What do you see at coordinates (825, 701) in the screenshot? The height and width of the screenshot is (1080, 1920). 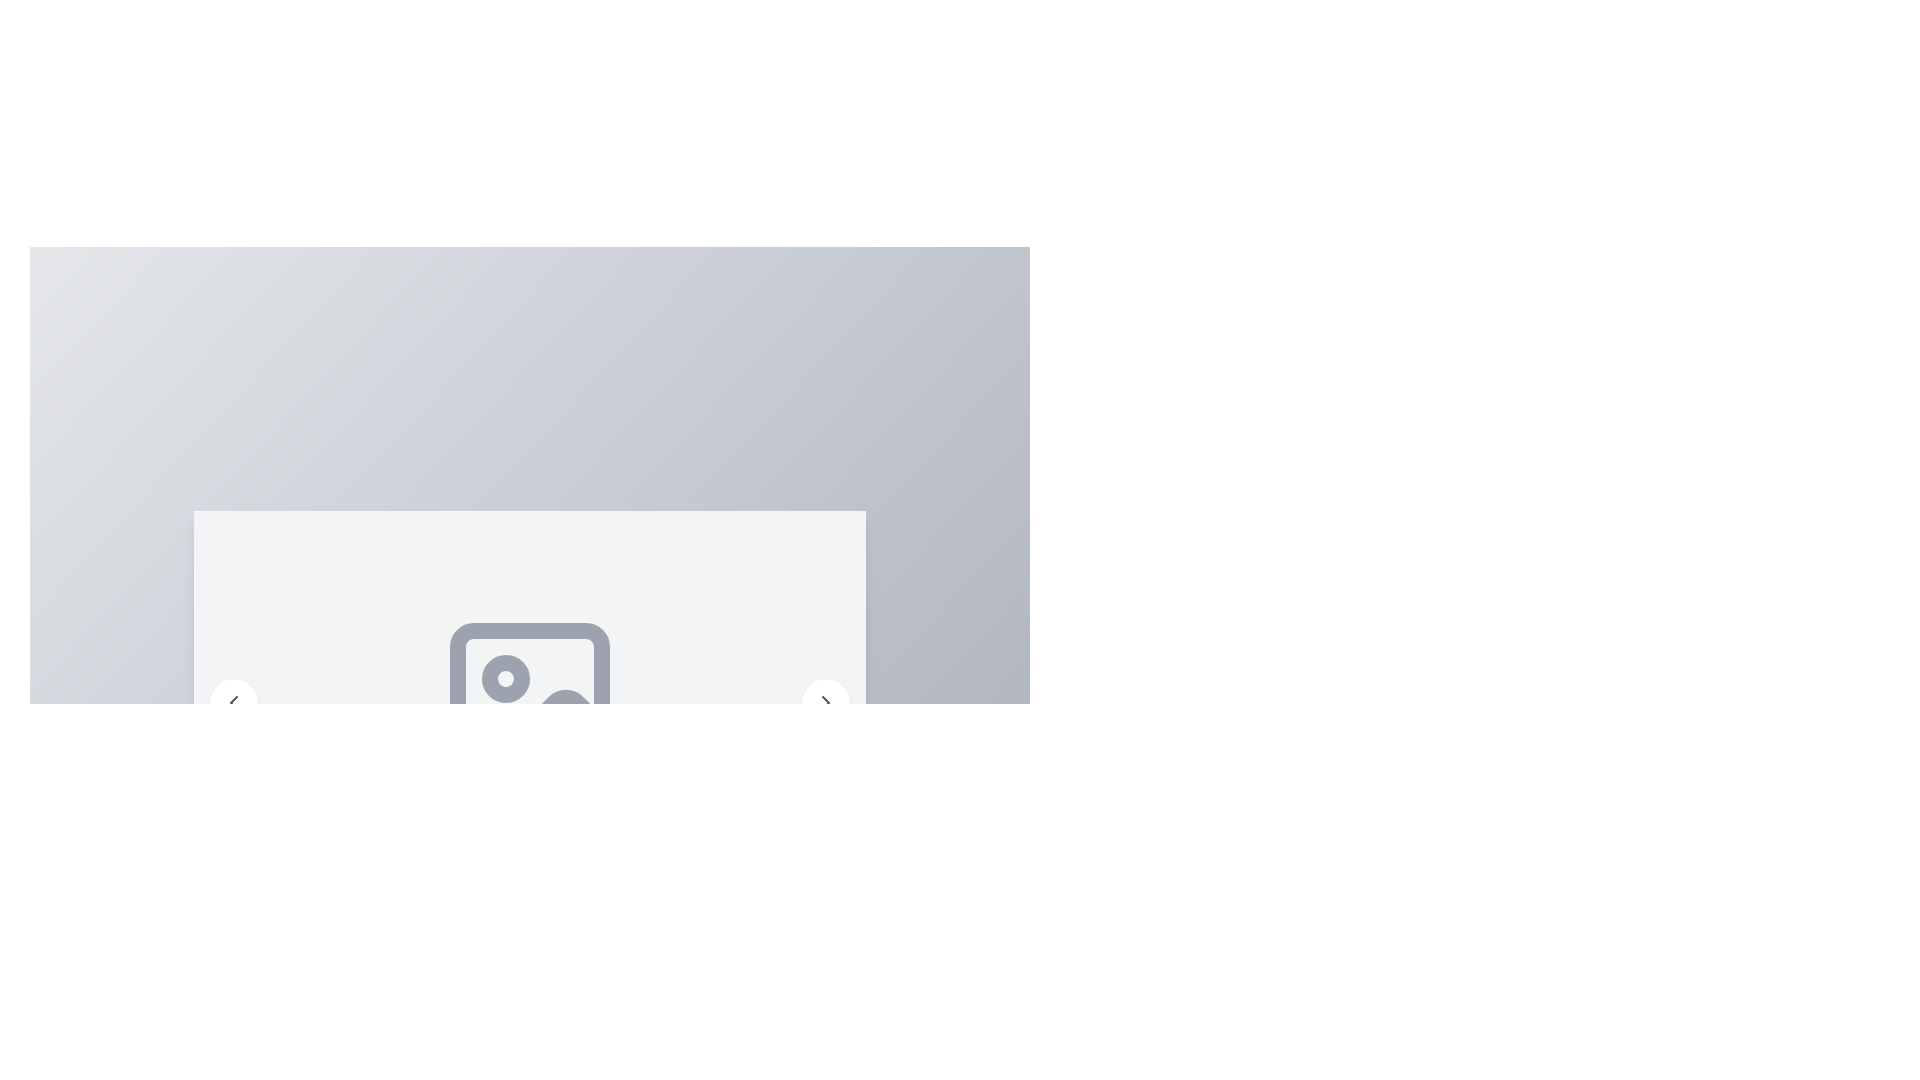 I see `the rightward-pointing chevron icon within the circular white button at the bottom-right corner of the interface` at bounding box center [825, 701].